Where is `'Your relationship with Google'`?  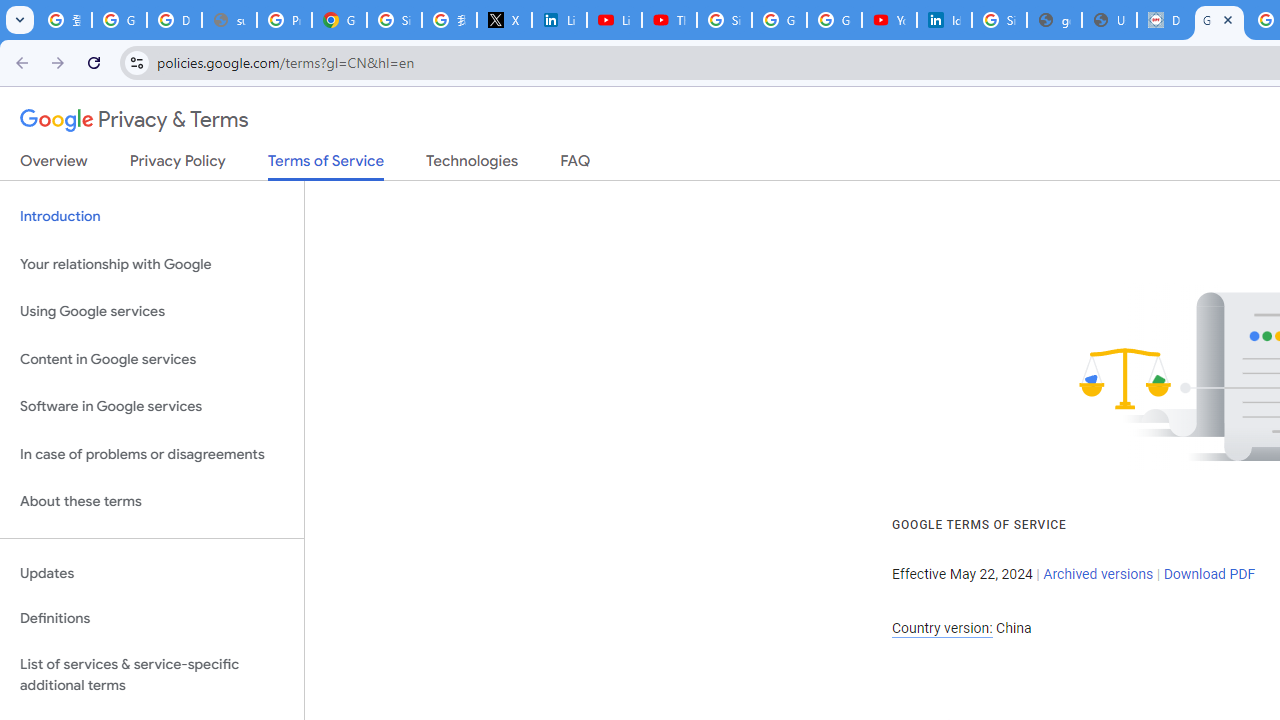
'Your relationship with Google' is located at coordinates (151, 263).